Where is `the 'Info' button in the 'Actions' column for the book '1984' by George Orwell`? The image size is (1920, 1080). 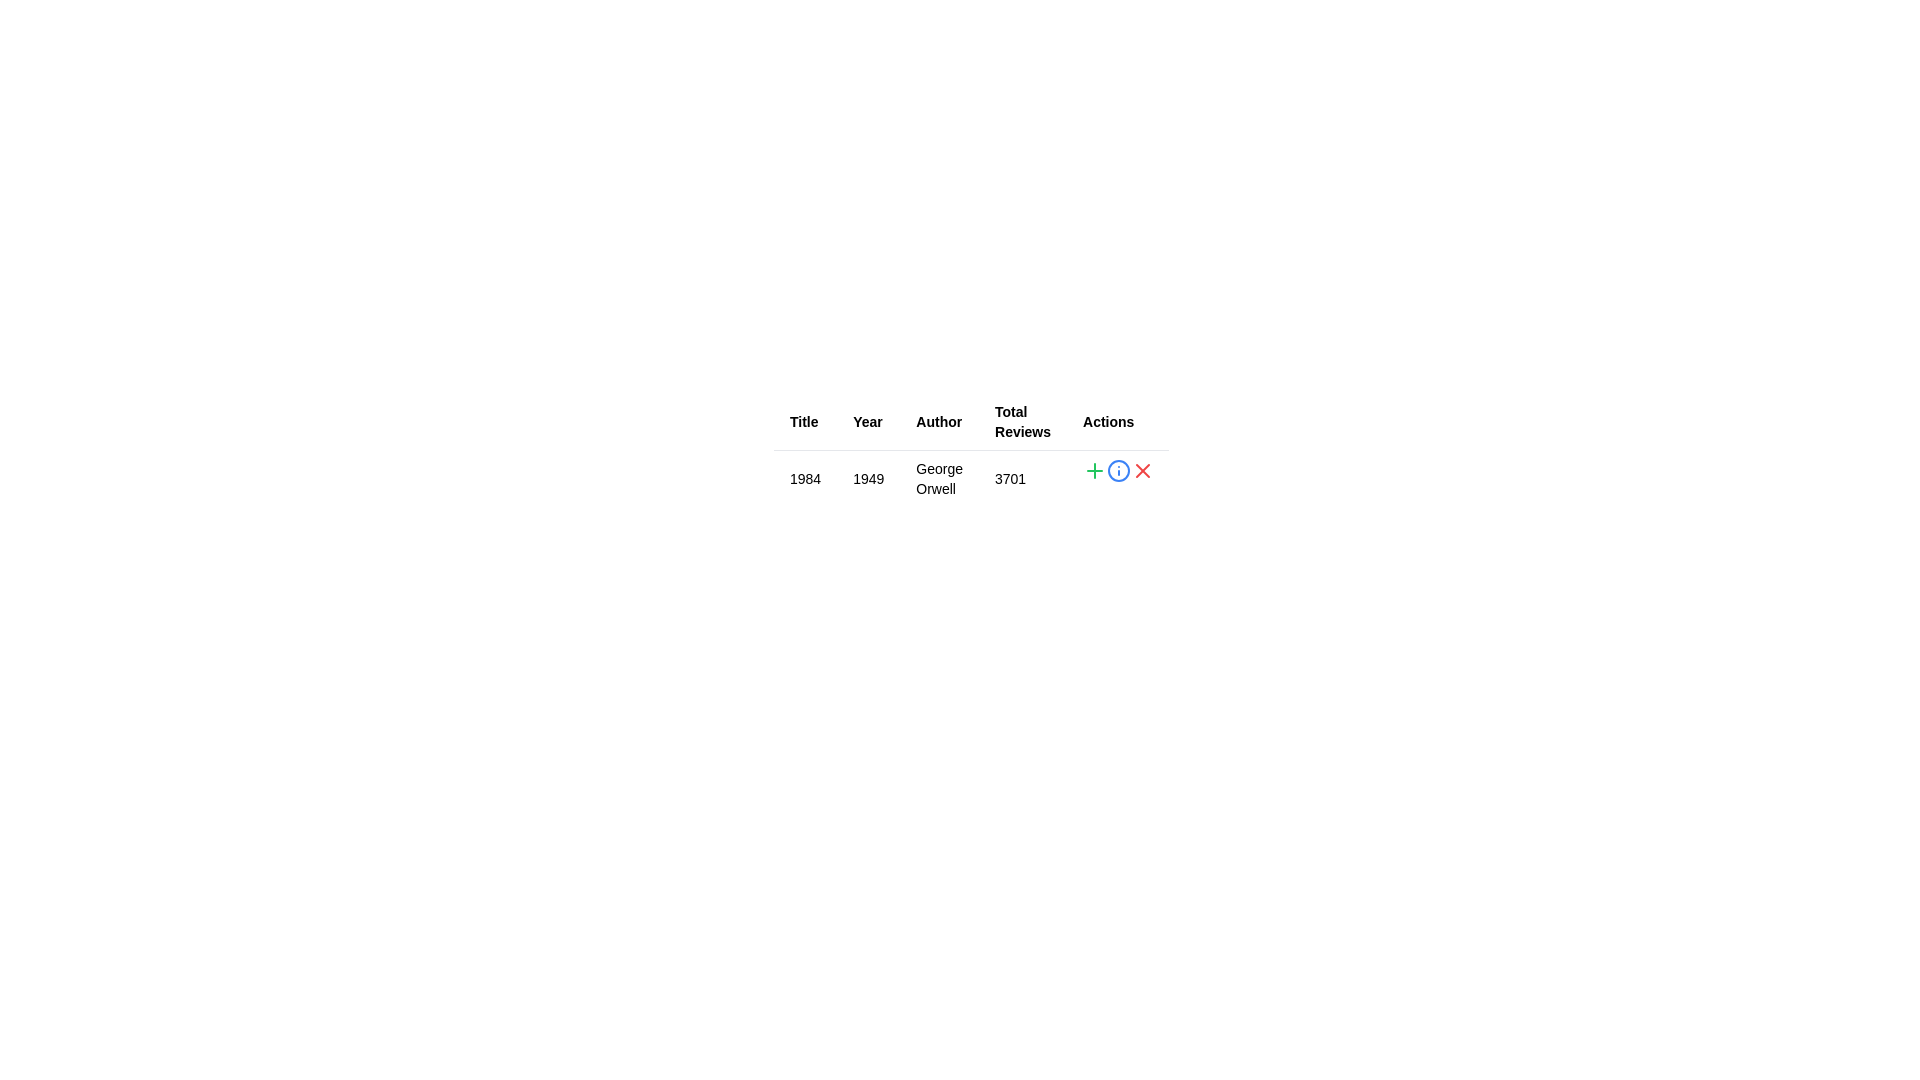 the 'Info' button in the 'Actions' column for the book '1984' by George Orwell is located at coordinates (1117, 470).